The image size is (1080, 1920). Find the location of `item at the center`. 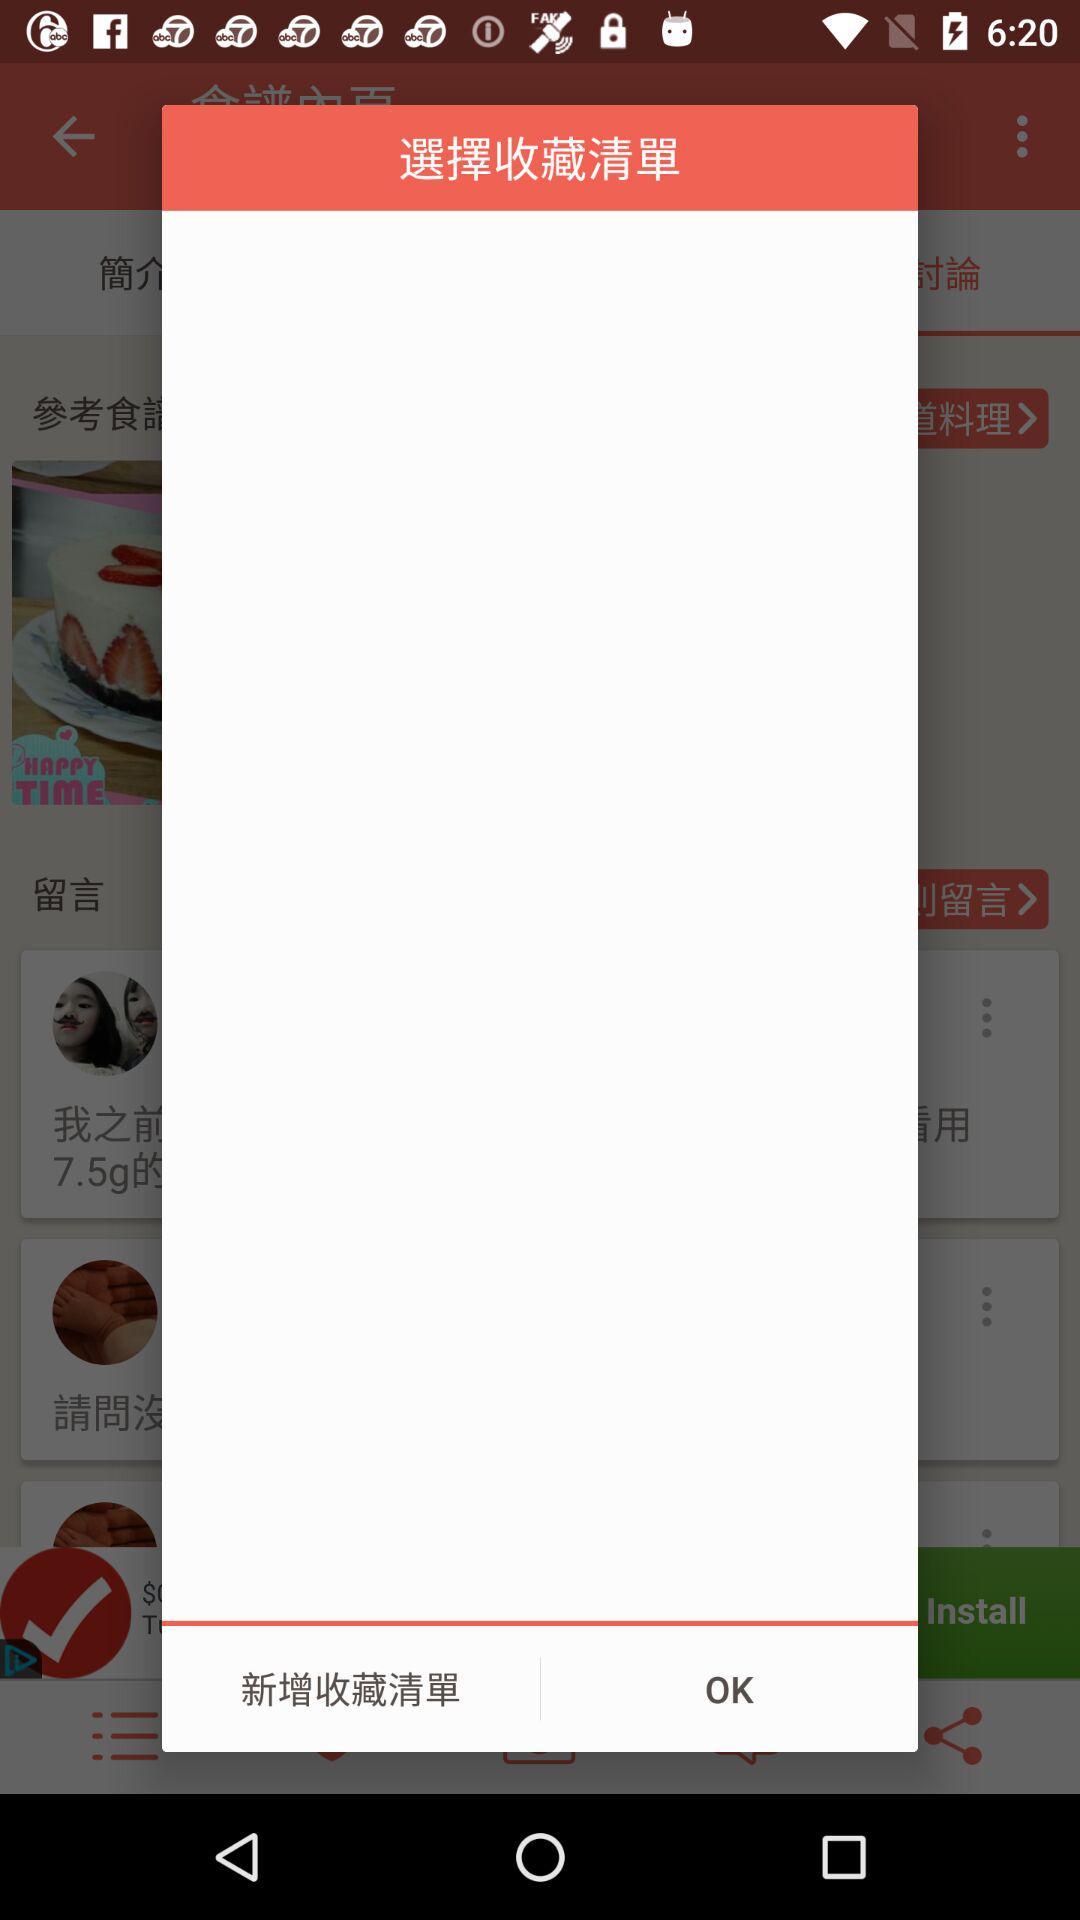

item at the center is located at coordinates (540, 914).